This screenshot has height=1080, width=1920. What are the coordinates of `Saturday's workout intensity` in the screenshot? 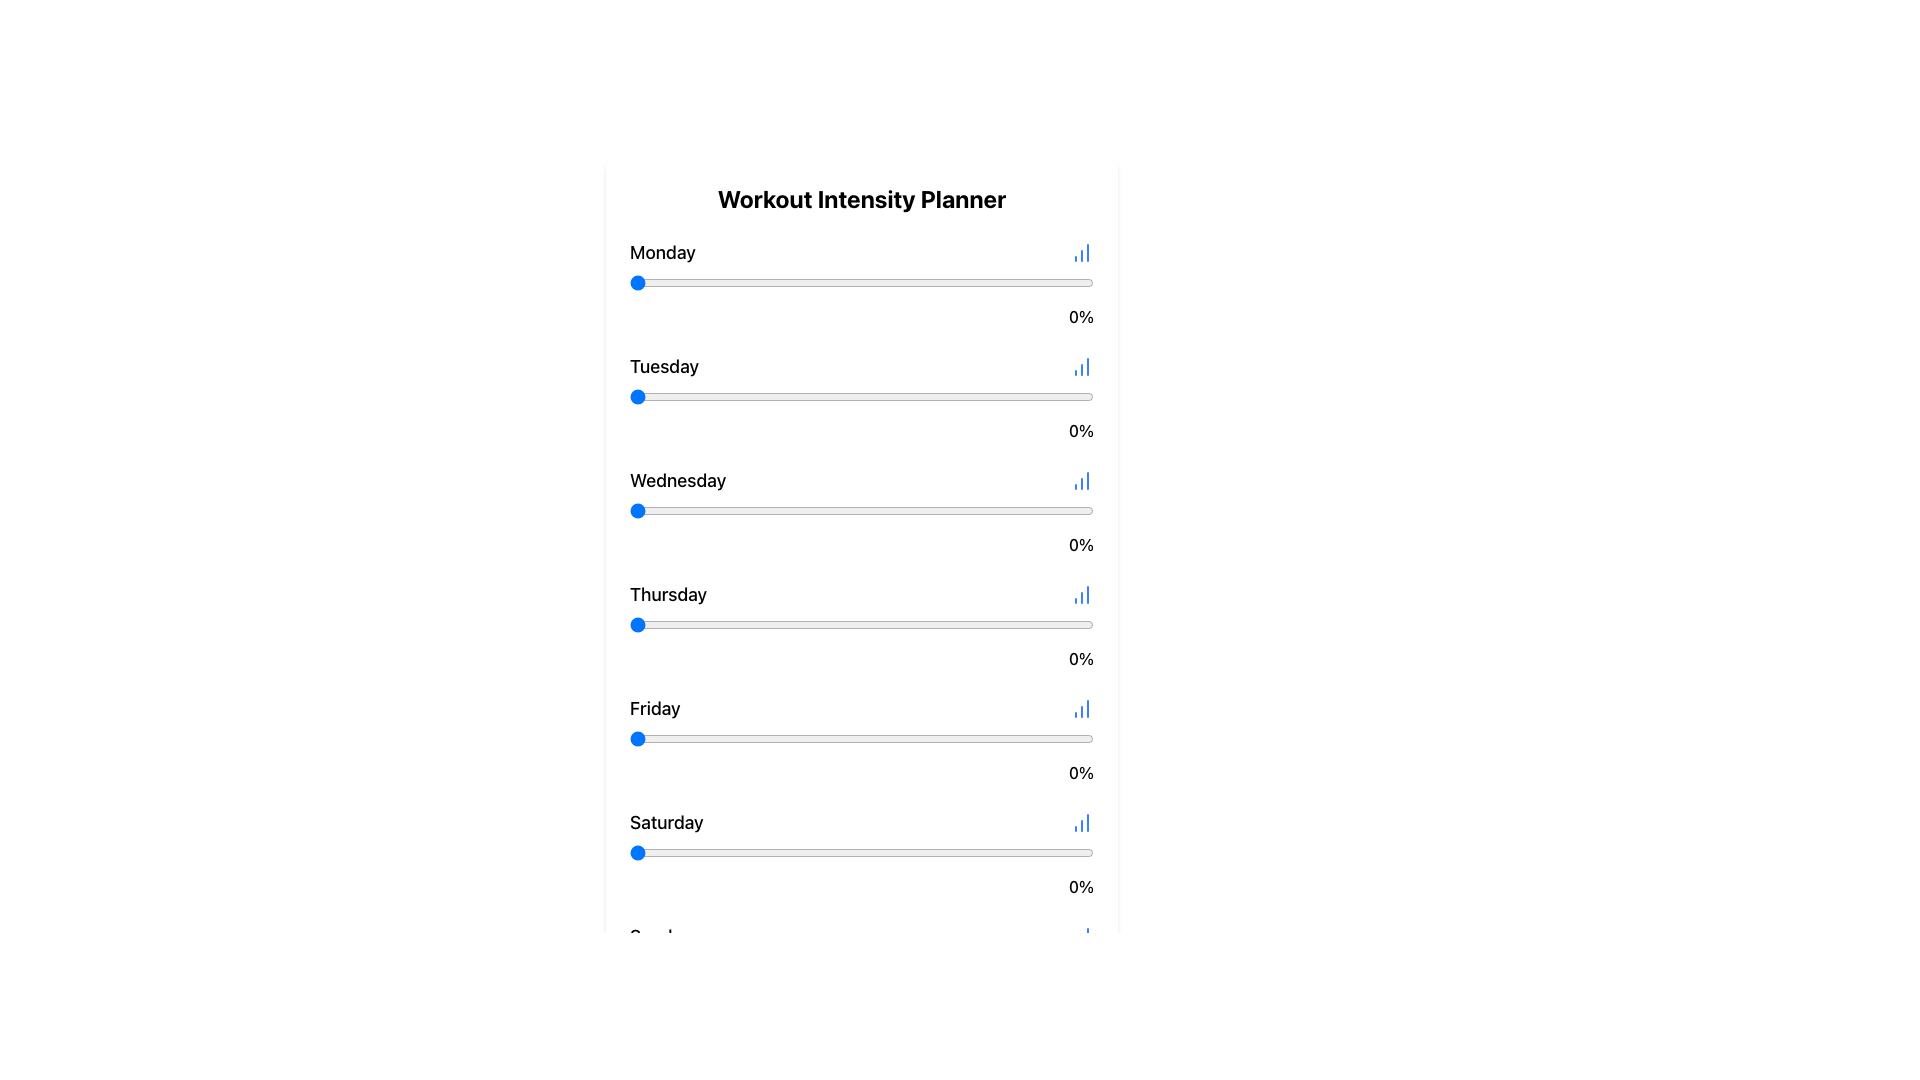 It's located at (880, 852).